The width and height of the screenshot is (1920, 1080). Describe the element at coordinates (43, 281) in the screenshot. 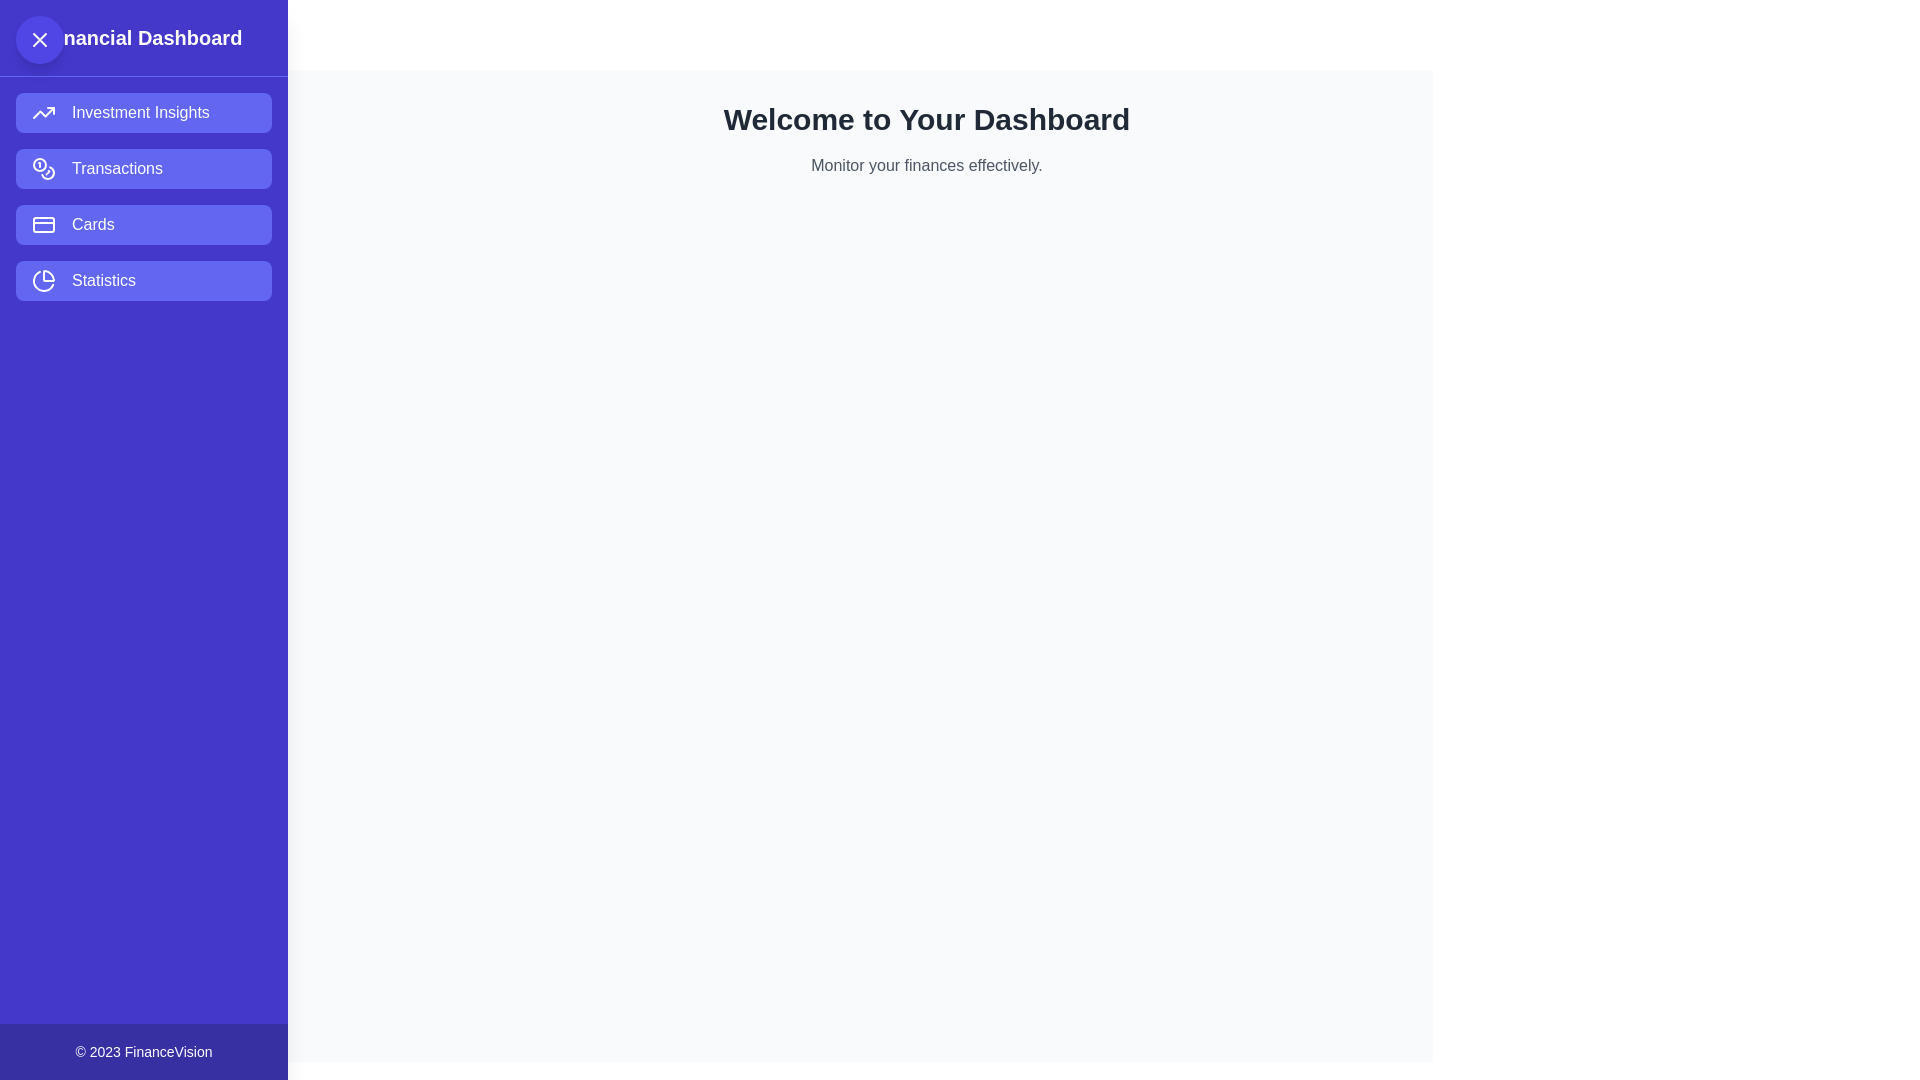

I see `the 'Statistics' icon in the navigation panel, which is the fourth option in the menu, located to the left of the accompanying label text` at that location.